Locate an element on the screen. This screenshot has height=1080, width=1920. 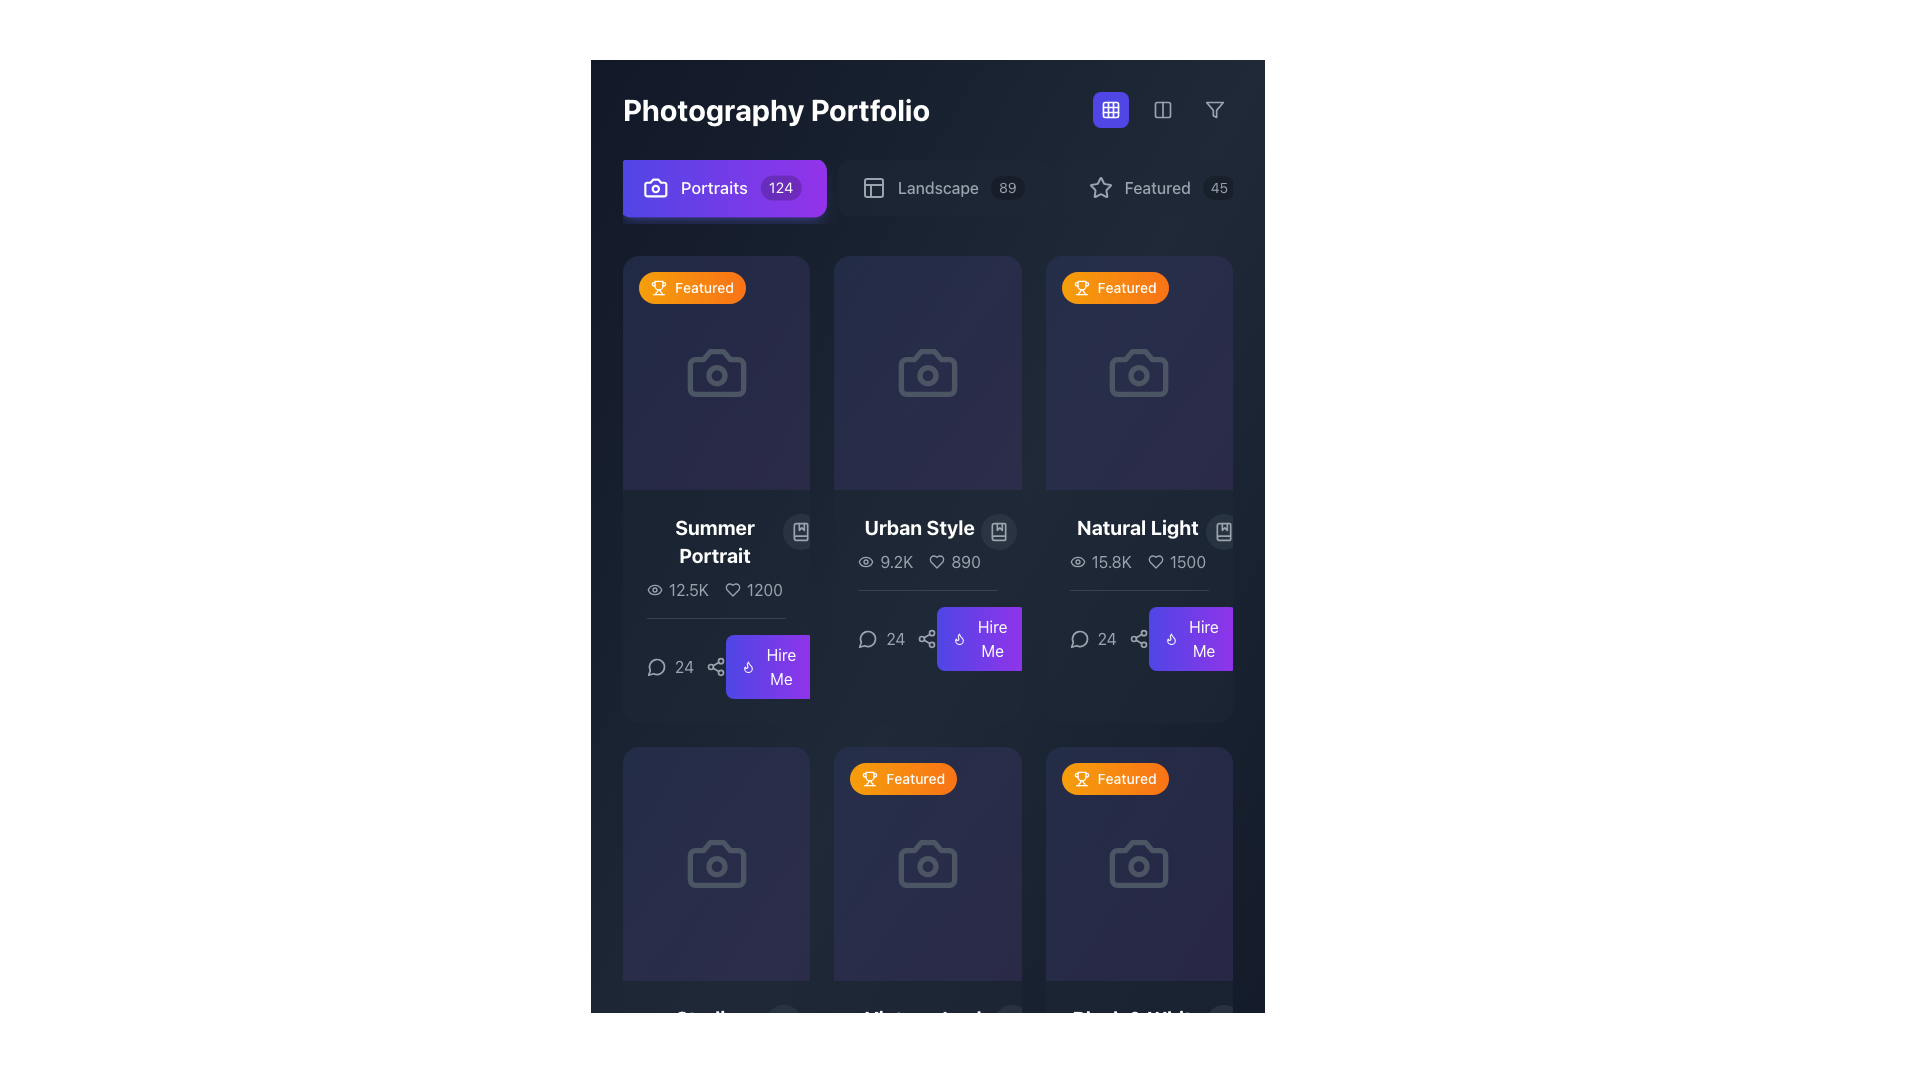
the decorative Vector graphic icon that indicates the 'Featured' status of the card, located in the top-left corner of the card is located at coordinates (1080, 778).